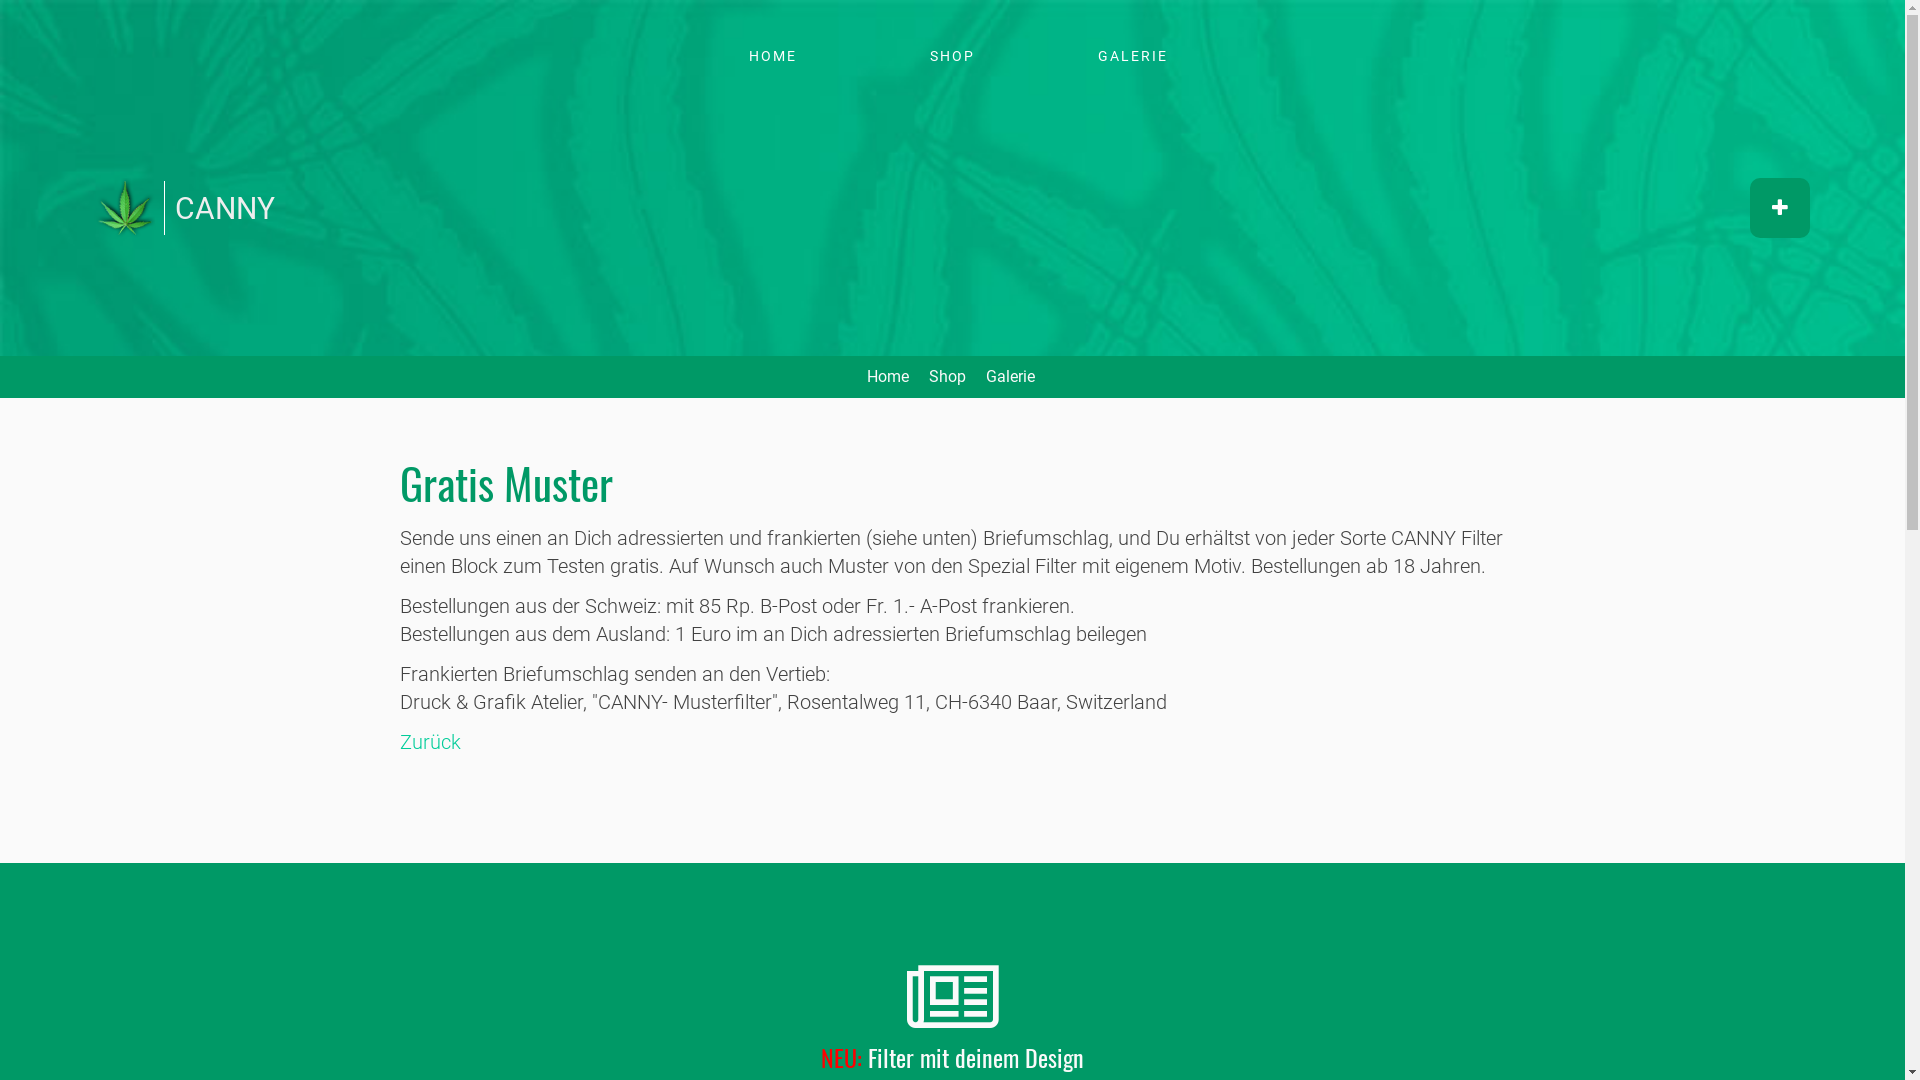 Image resolution: width=1920 pixels, height=1080 pixels. What do you see at coordinates (926, 376) in the screenshot?
I see `'Shop'` at bounding box center [926, 376].